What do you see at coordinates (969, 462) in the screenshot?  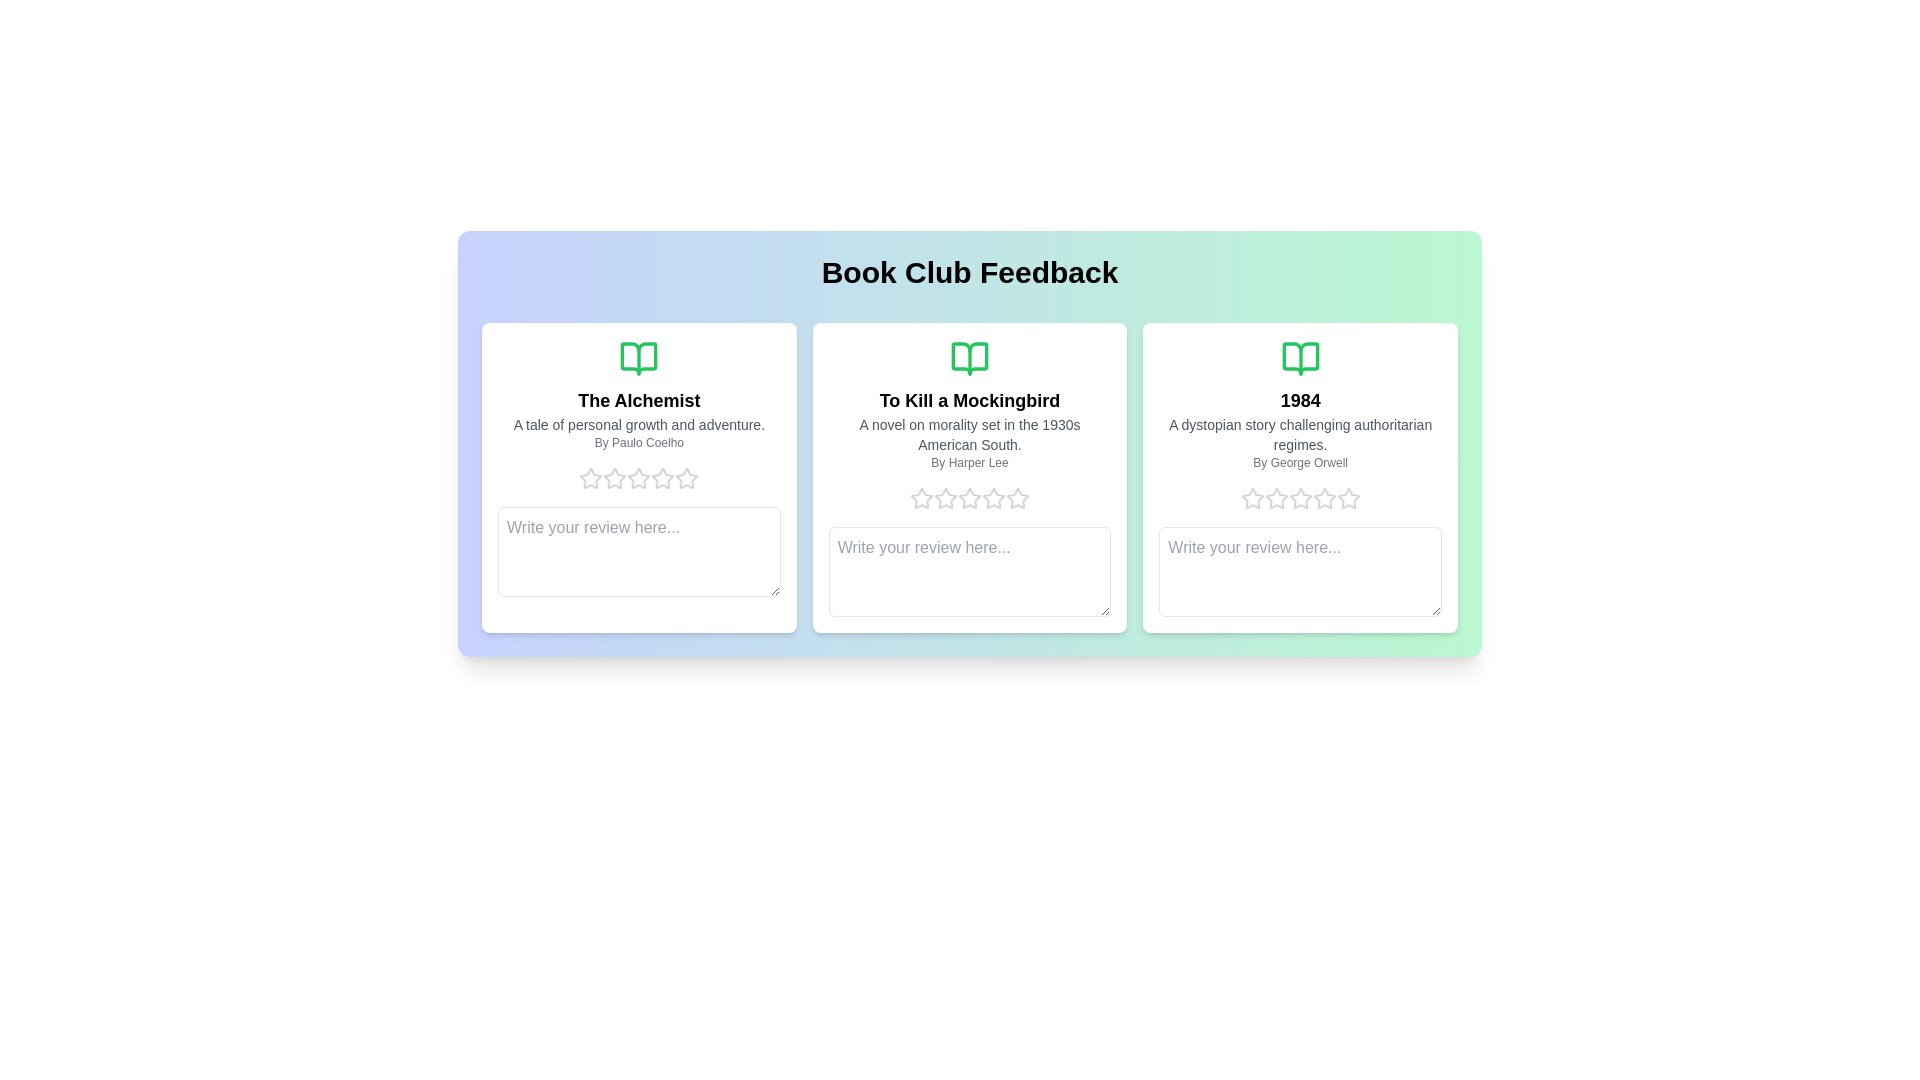 I see `the Static Label that provides attribution for the book's author, located in the second card from the left, below the main book description and above the rating stars` at bounding box center [969, 462].